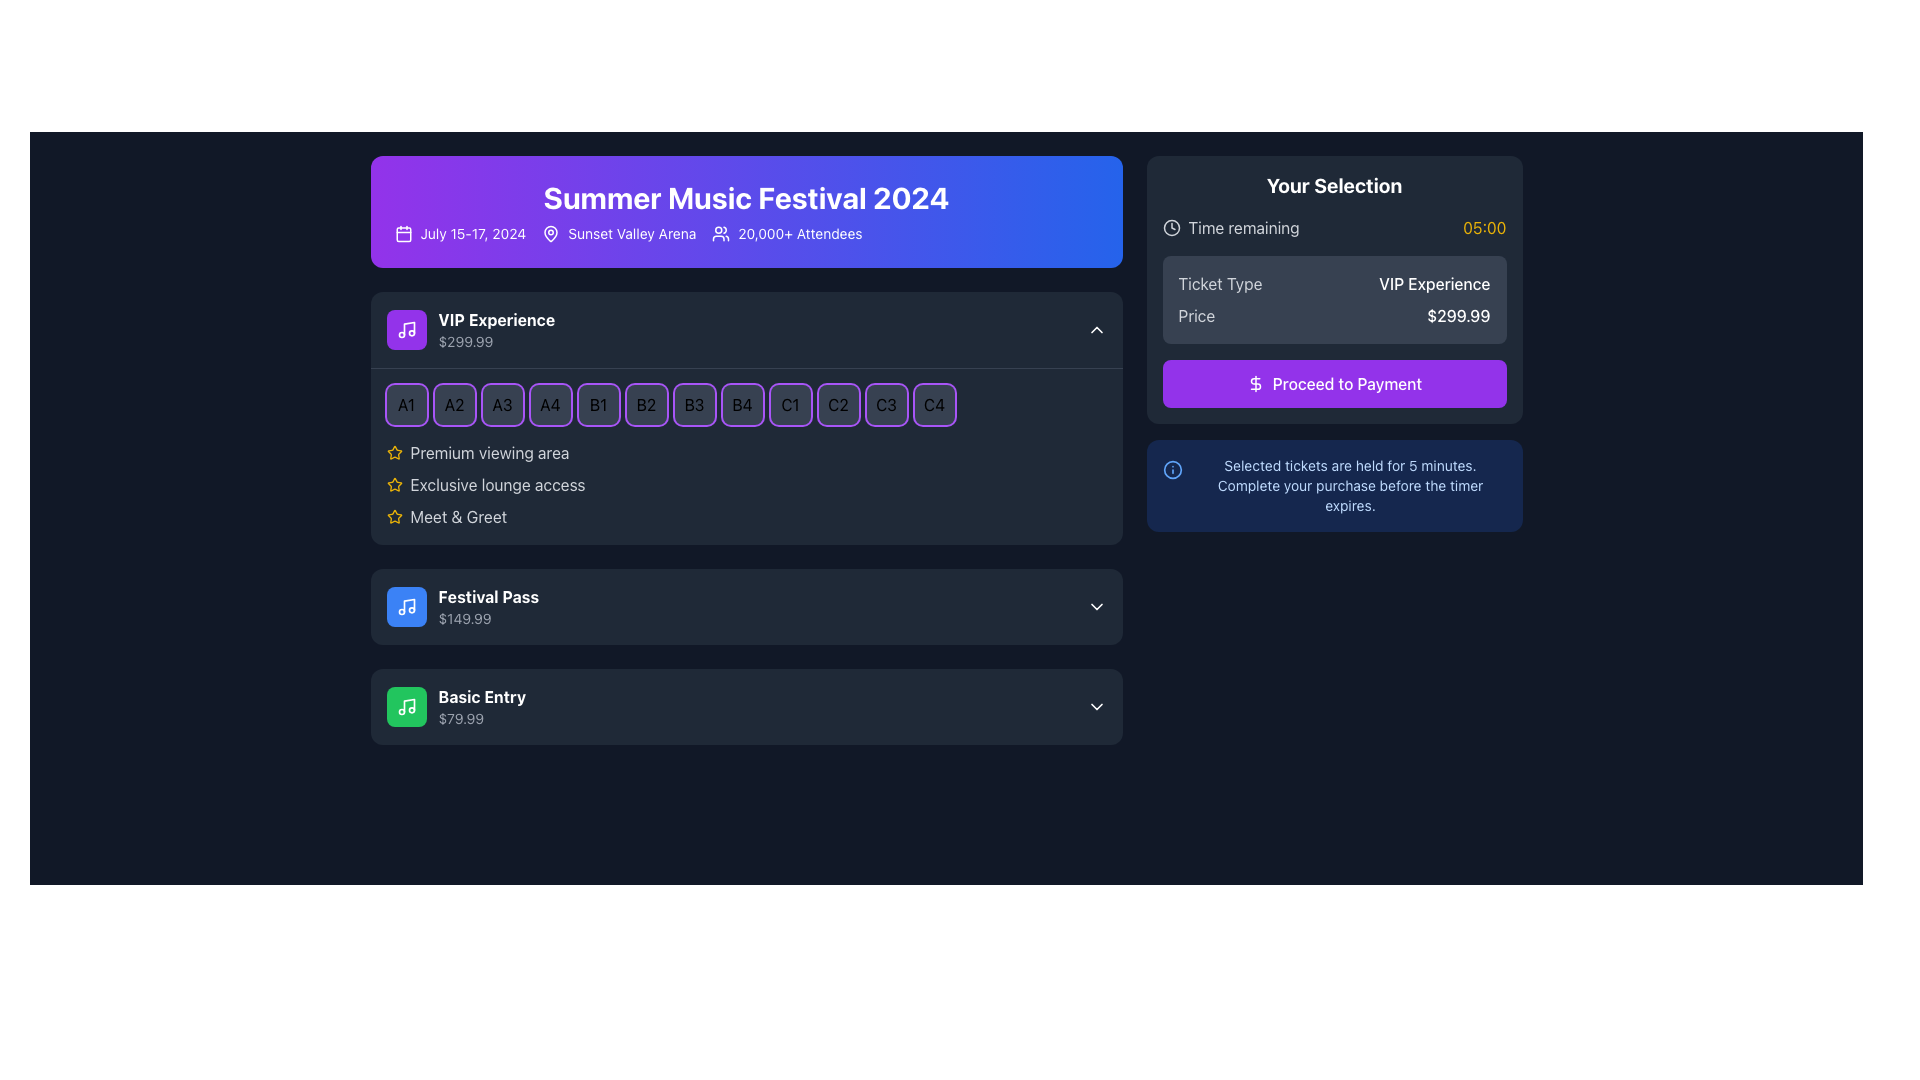  I want to click on the selectable VIP ticket option button for the Summer Music Festival 2024, which may expand or collapse details about the package or select the package, so click(745, 329).